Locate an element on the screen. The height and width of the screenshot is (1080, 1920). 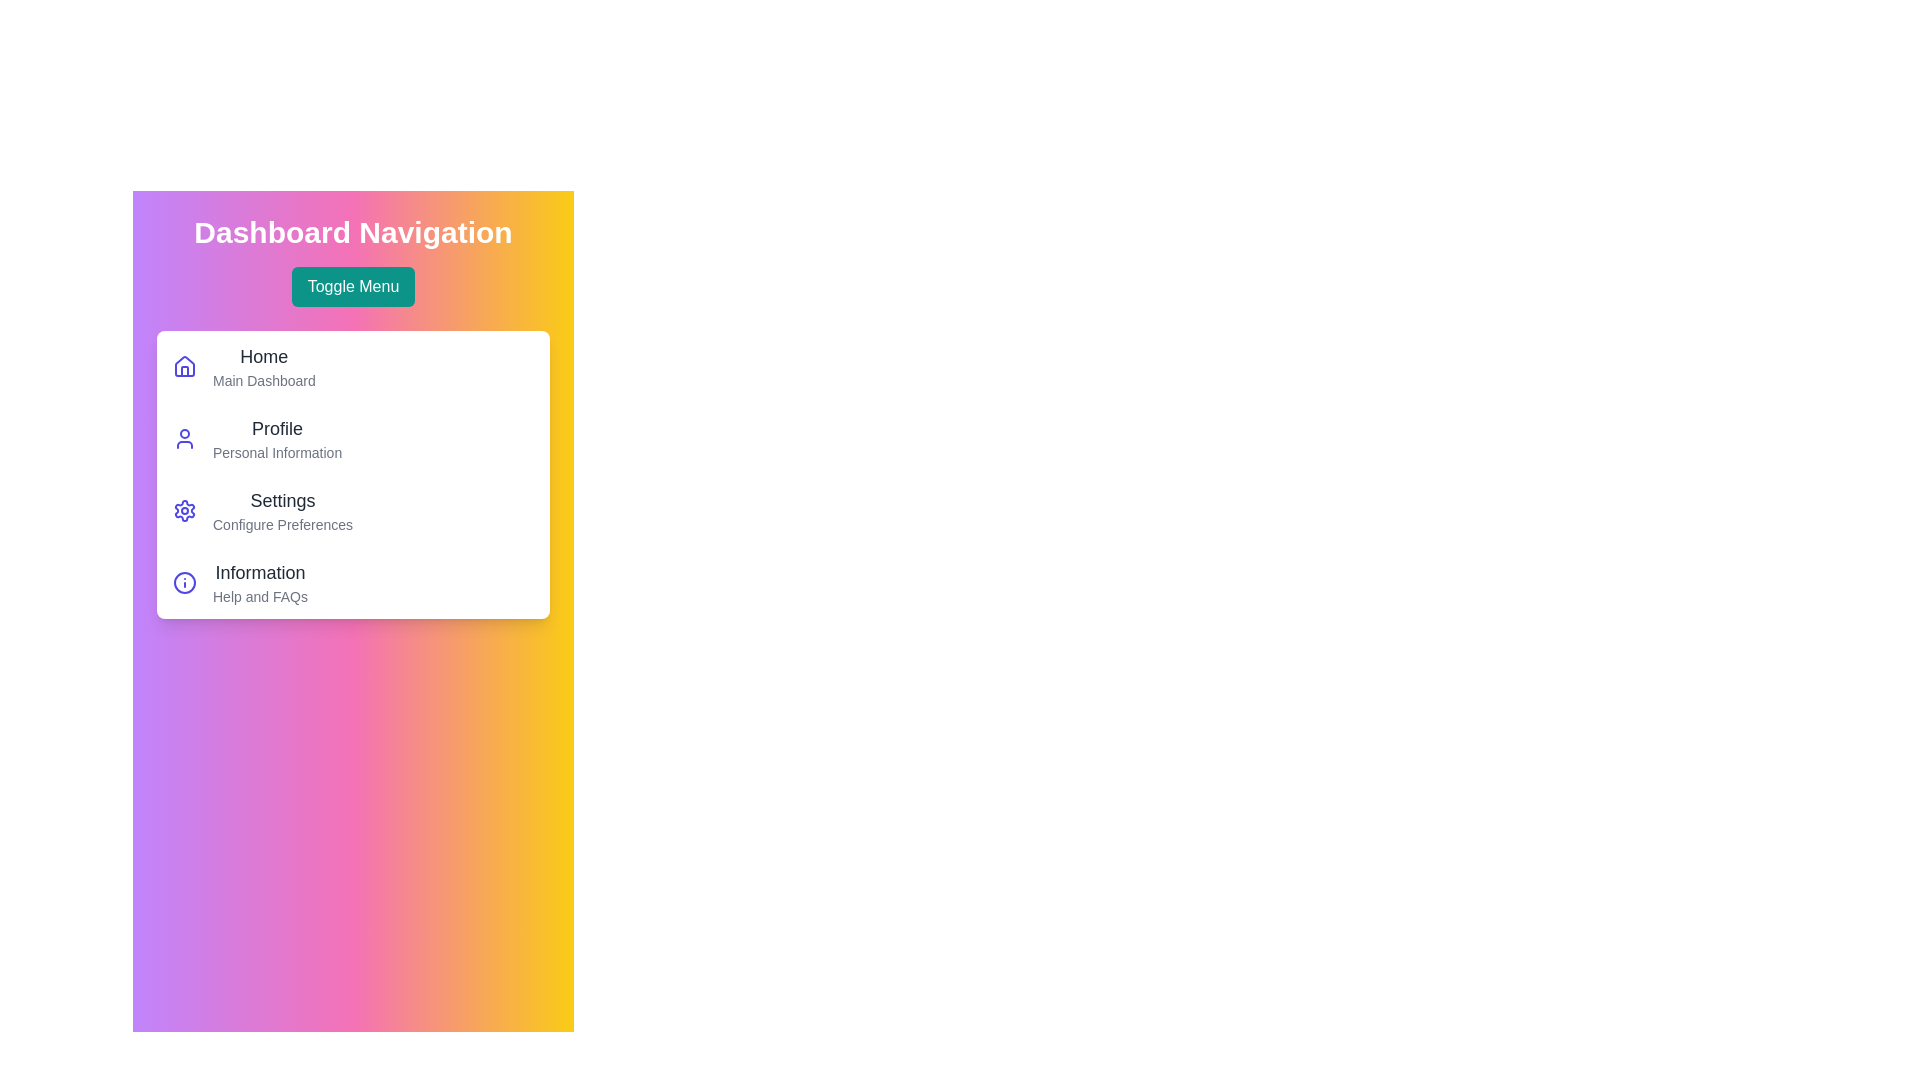
the menu item labeled Home is located at coordinates (263, 356).